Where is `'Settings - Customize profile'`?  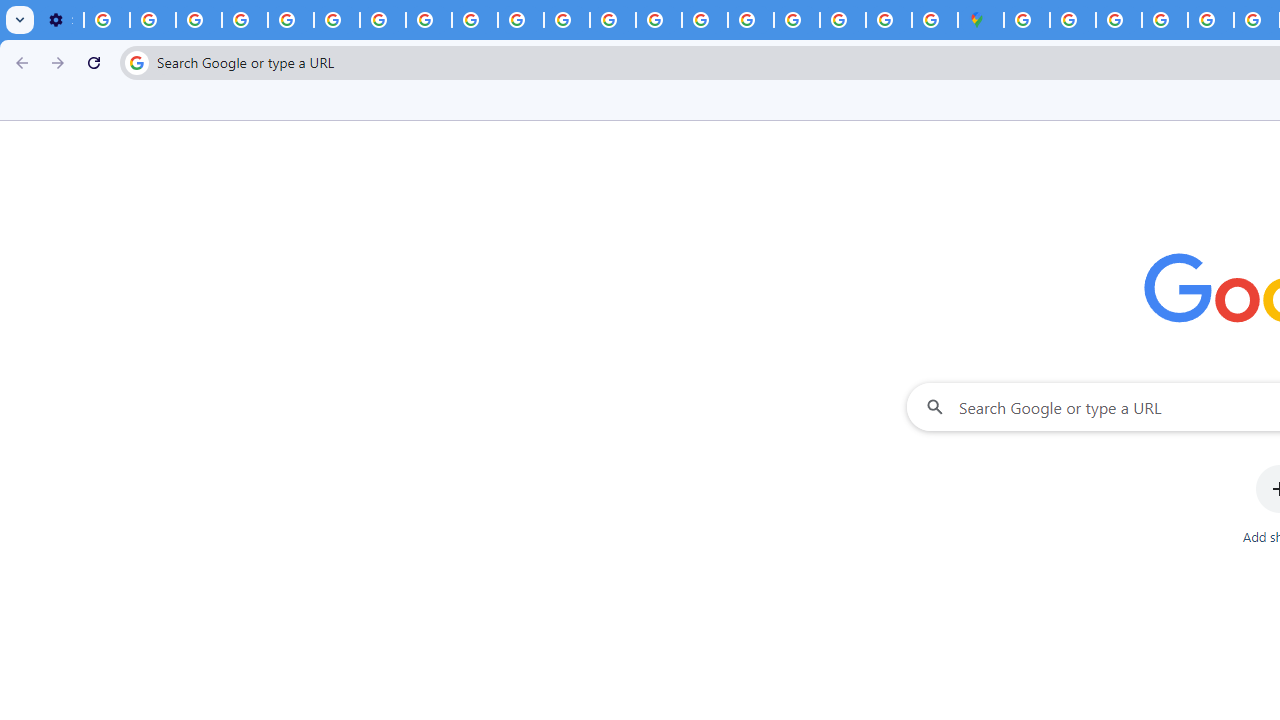
'Settings - Customize profile' is located at coordinates (60, 20).